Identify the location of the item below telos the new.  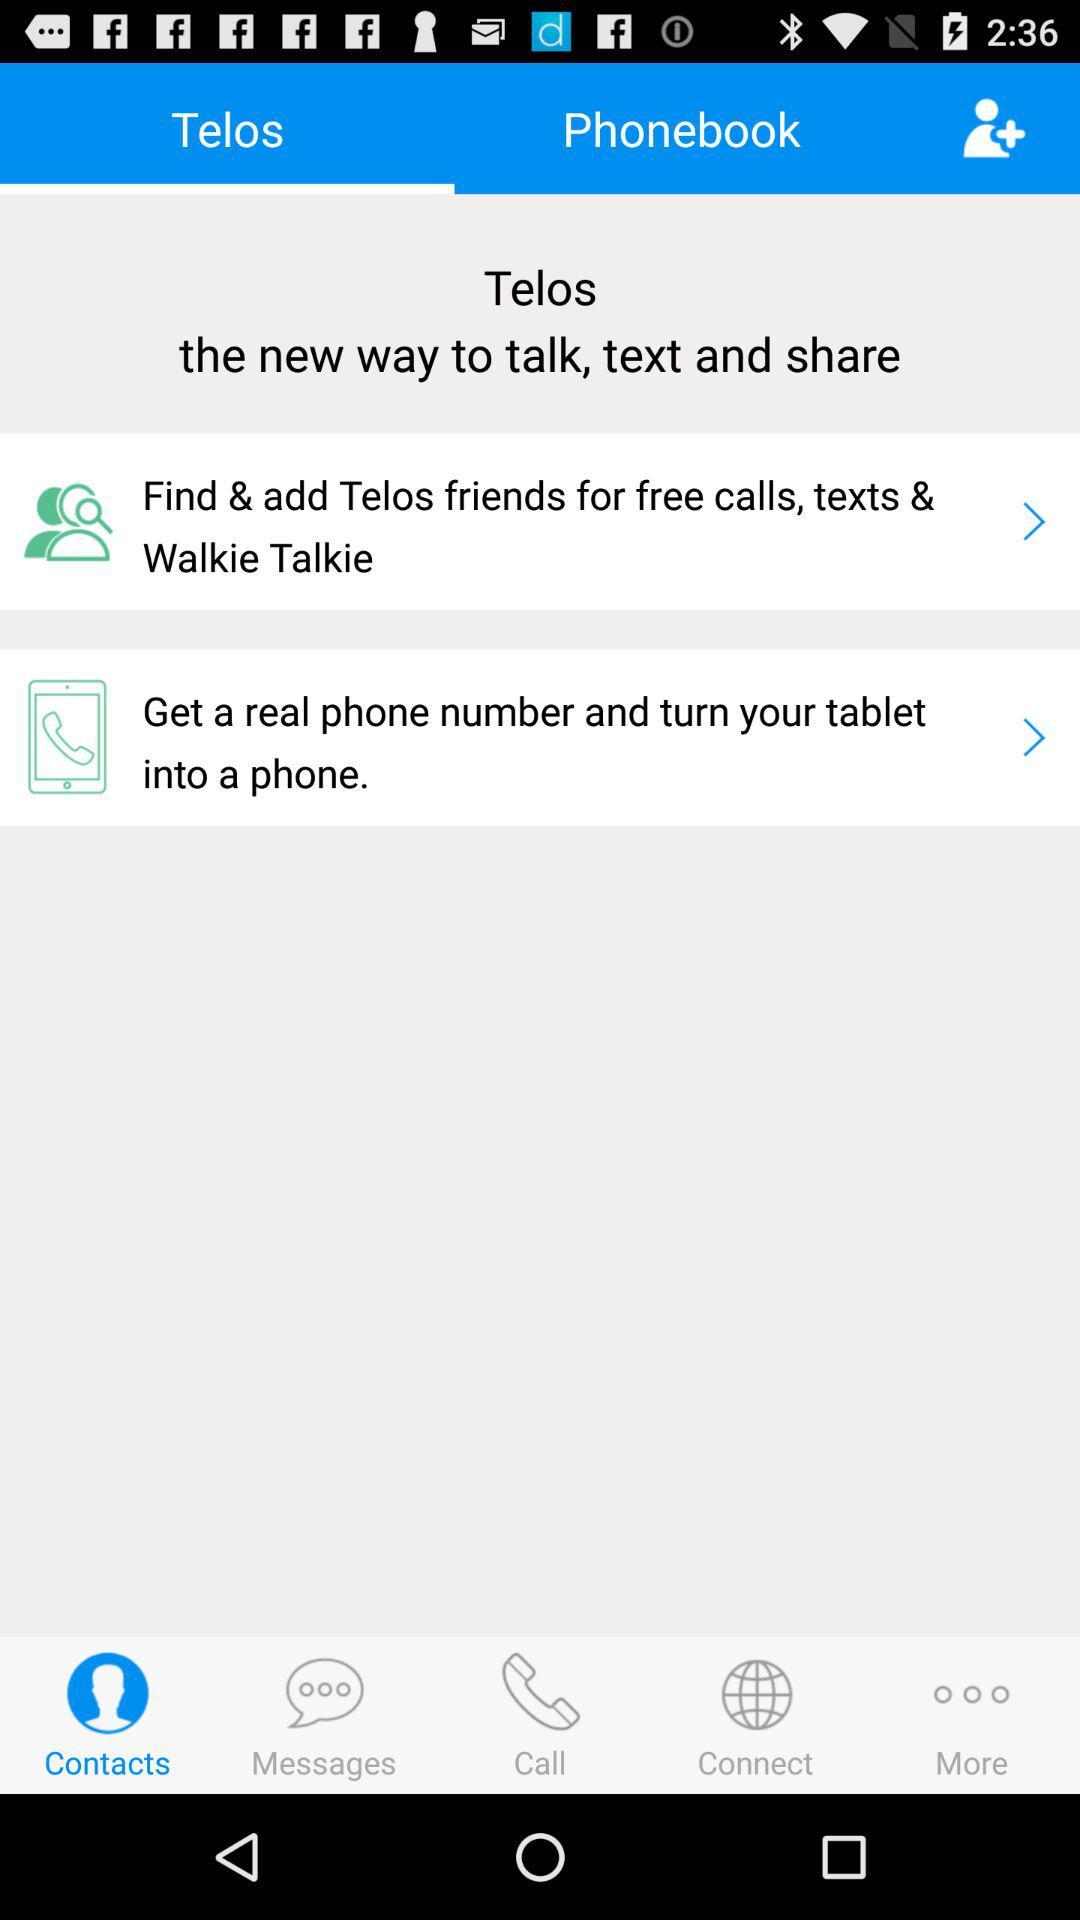
(571, 521).